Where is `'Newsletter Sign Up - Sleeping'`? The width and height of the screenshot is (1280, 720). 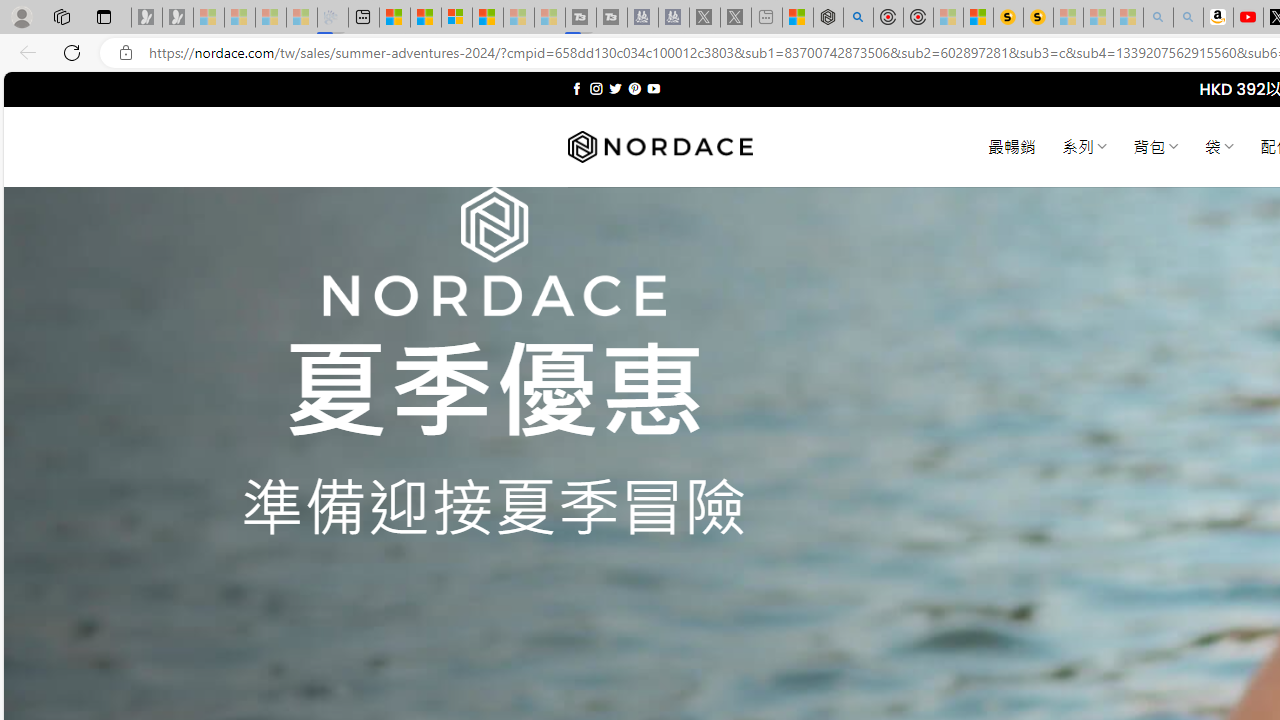 'Newsletter Sign Up - Sleeping' is located at coordinates (177, 17).